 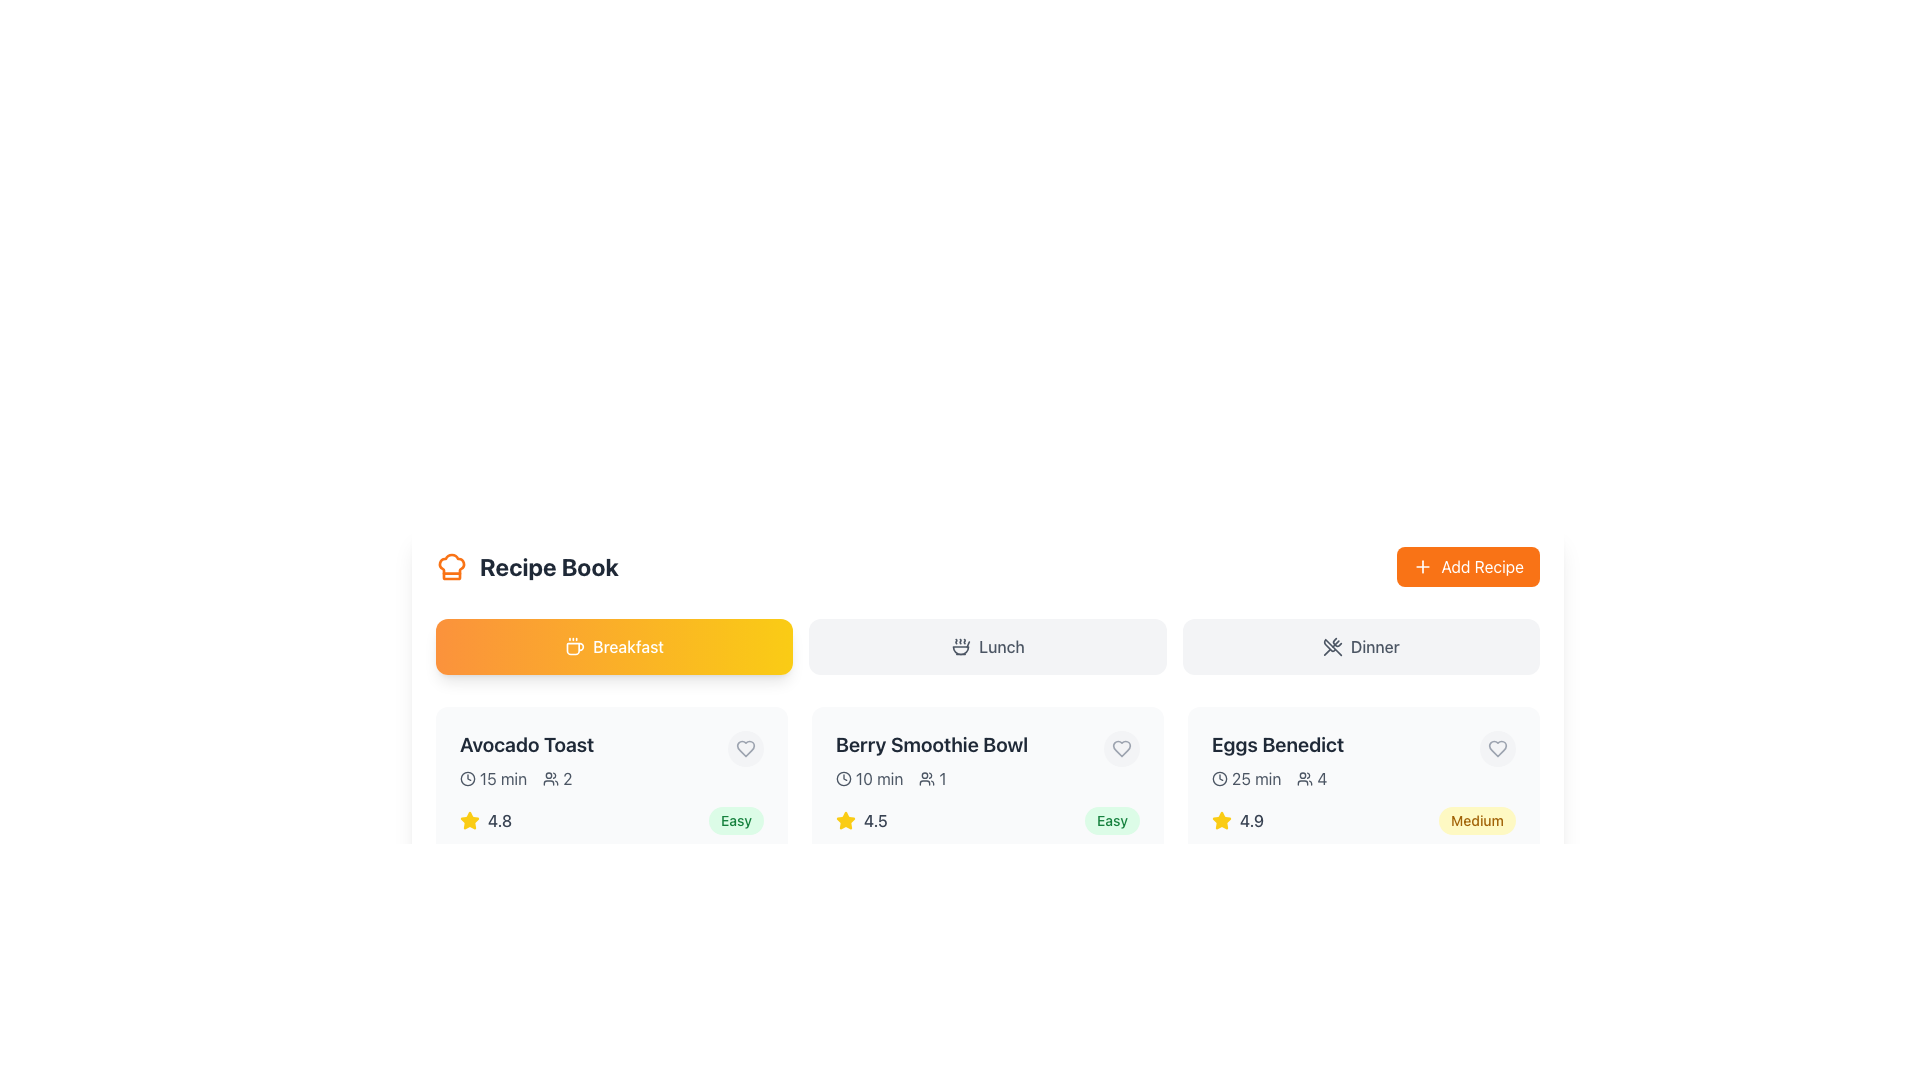 What do you see at coordinates (1312, 778) in the screenshot?
I see `the number indicating servings for the 'Eggs Benedict' recipe, which is located in the third panel below the 'Dinner' tab, following the '25 min' label` at bounding box center [1312, 778].